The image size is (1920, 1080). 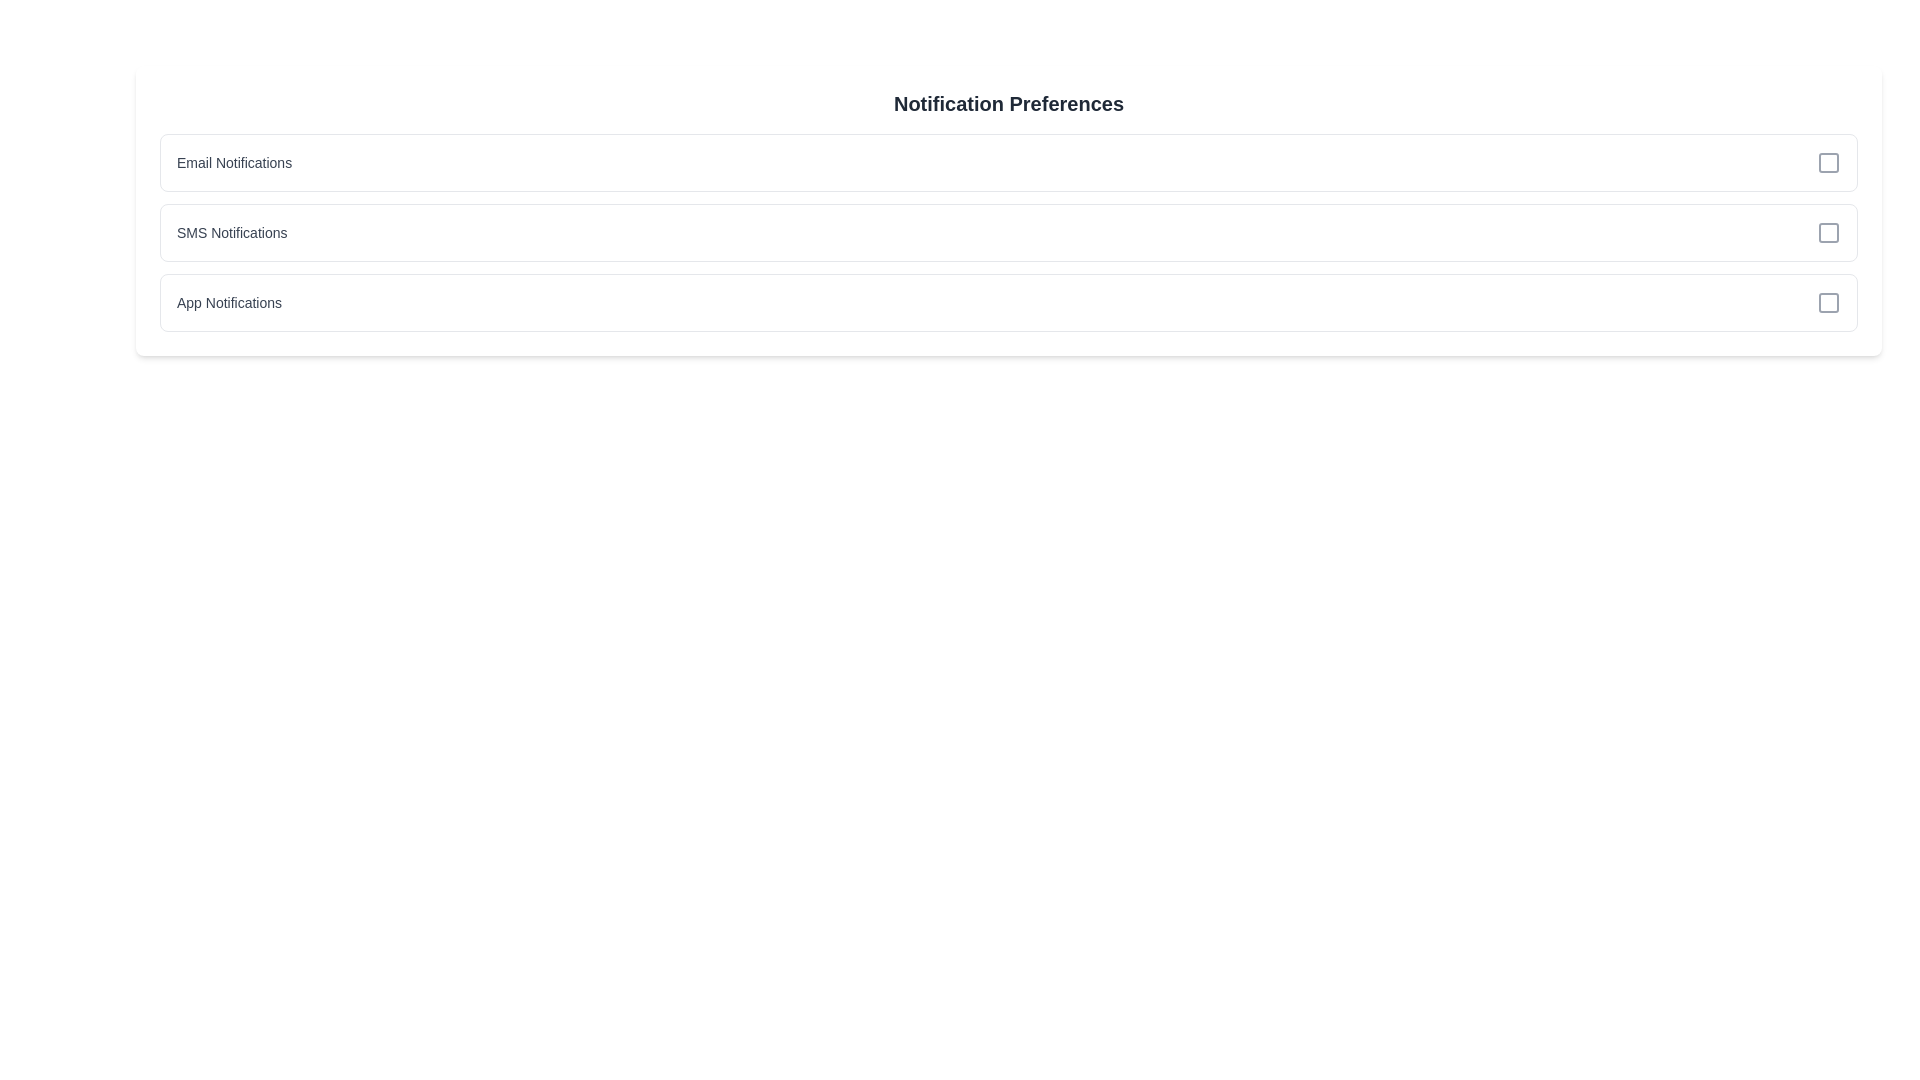 I want to click on the Checkbox-like icon located at the far-right side of the row containing the text 'Email Notifications', so click(x=1828, y=161).